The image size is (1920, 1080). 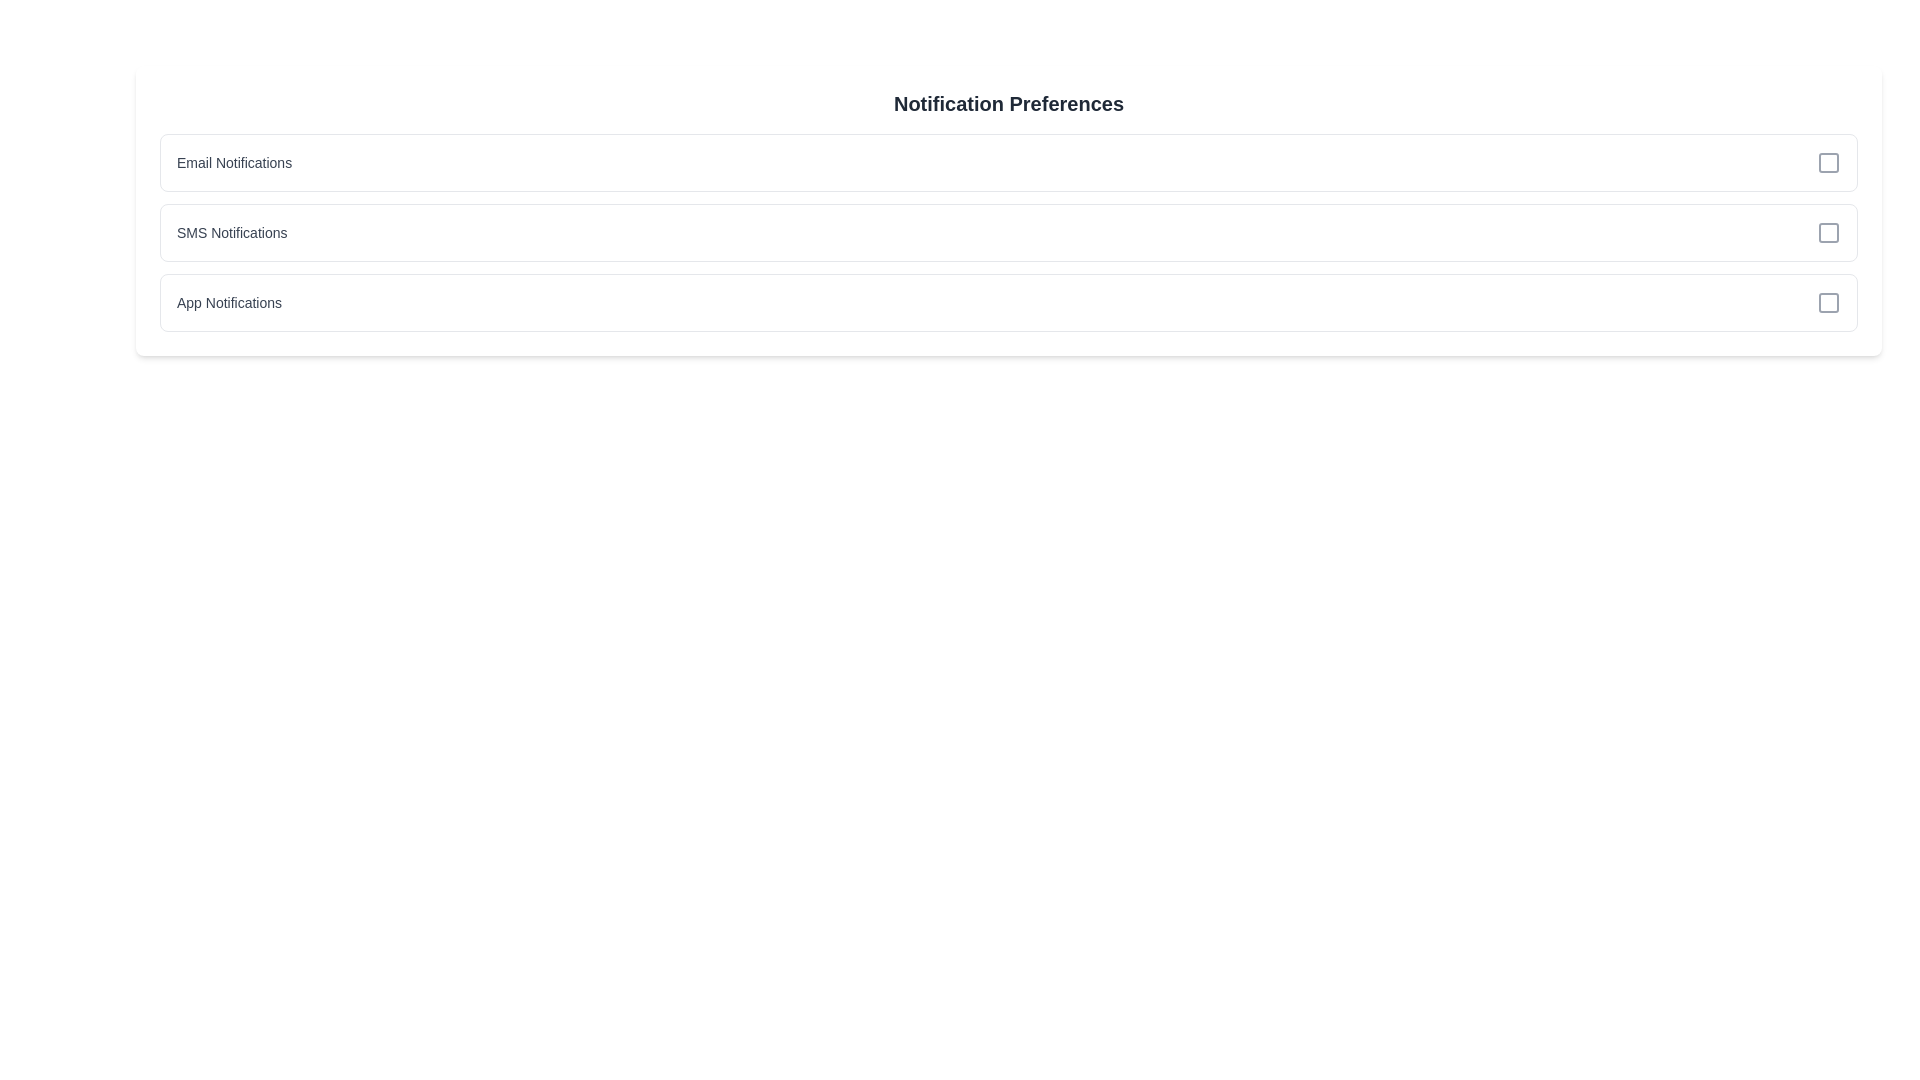 I want to click on the Checkbox-like icon located at the far-right side of the row containing the text 'Email Notifications', so click(x=1828, y=161).